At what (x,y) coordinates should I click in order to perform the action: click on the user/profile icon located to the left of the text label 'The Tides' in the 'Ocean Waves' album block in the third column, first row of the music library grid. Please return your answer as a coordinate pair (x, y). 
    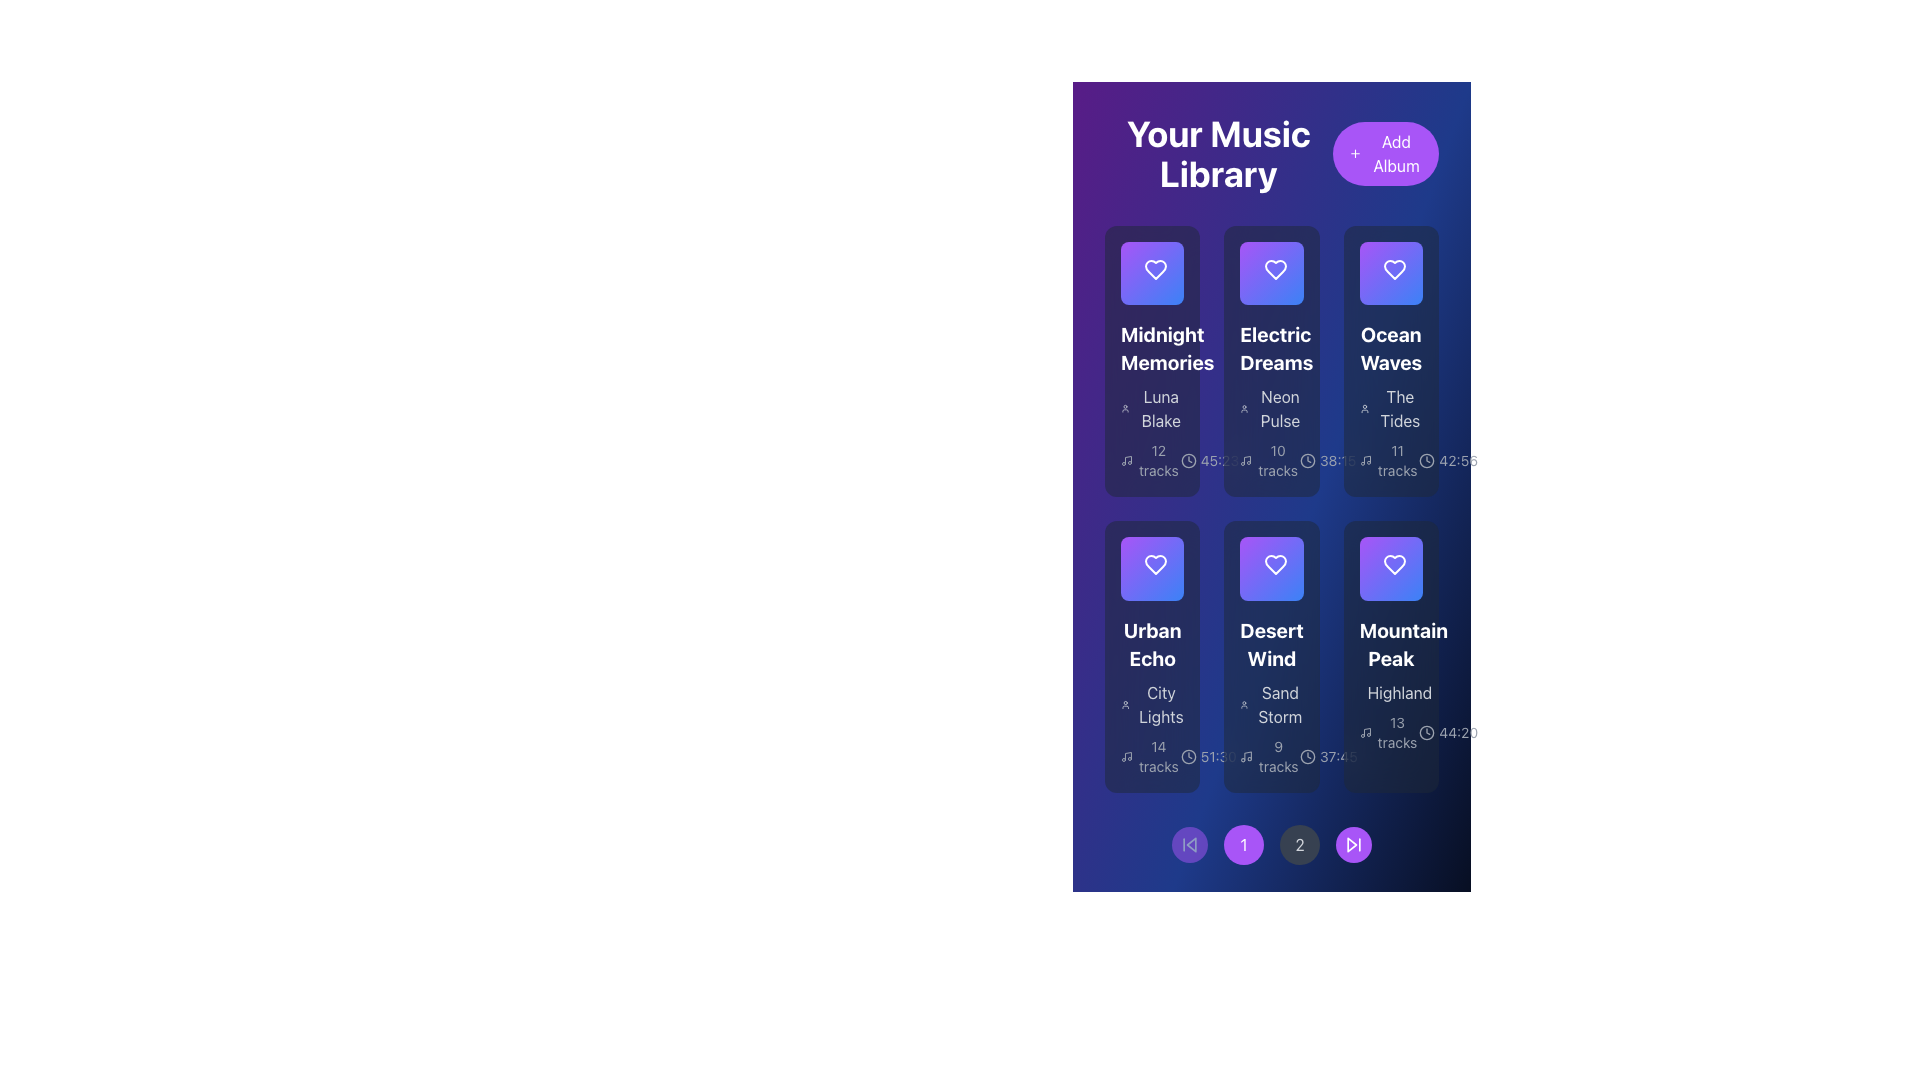
    Looking at the image, I should click on (1363, 408).